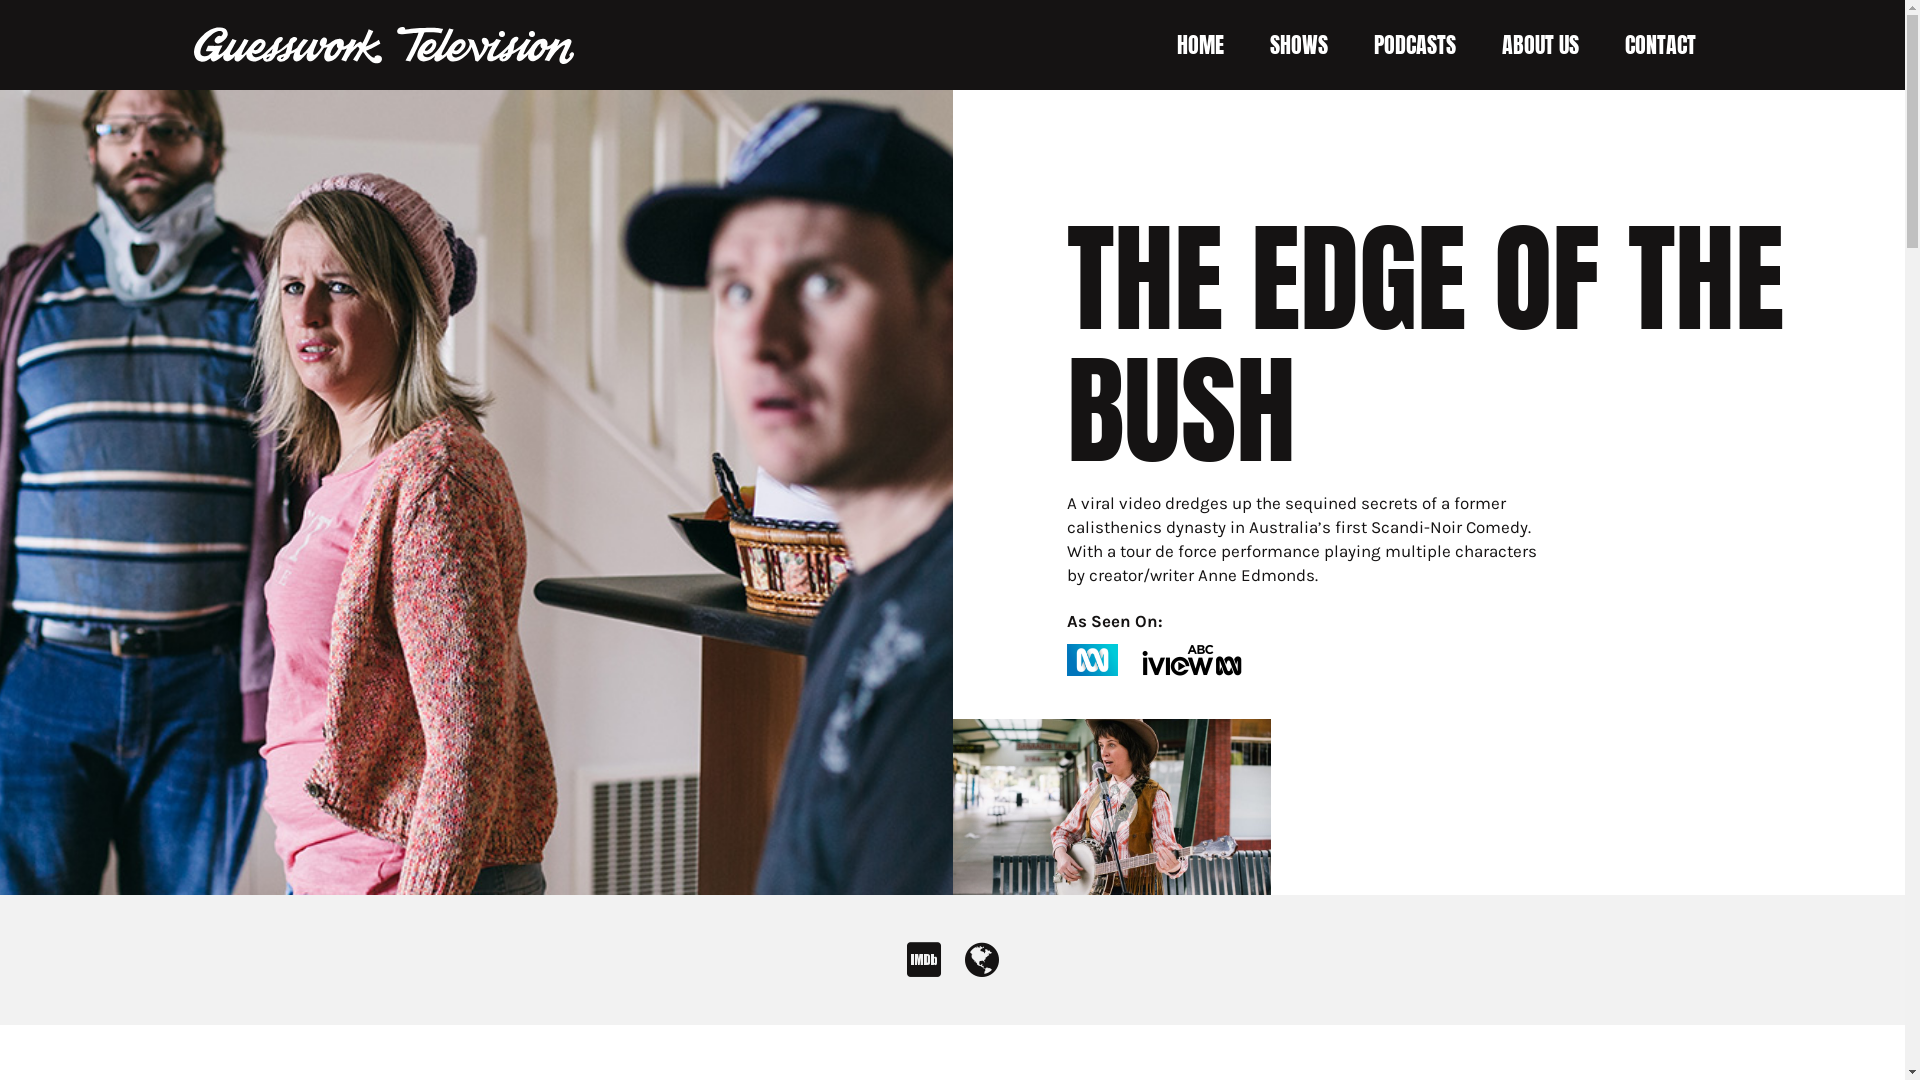 This screenshot has height=1080, width=1920. I want to click on 'PODCASTS', so click(1372, 45).